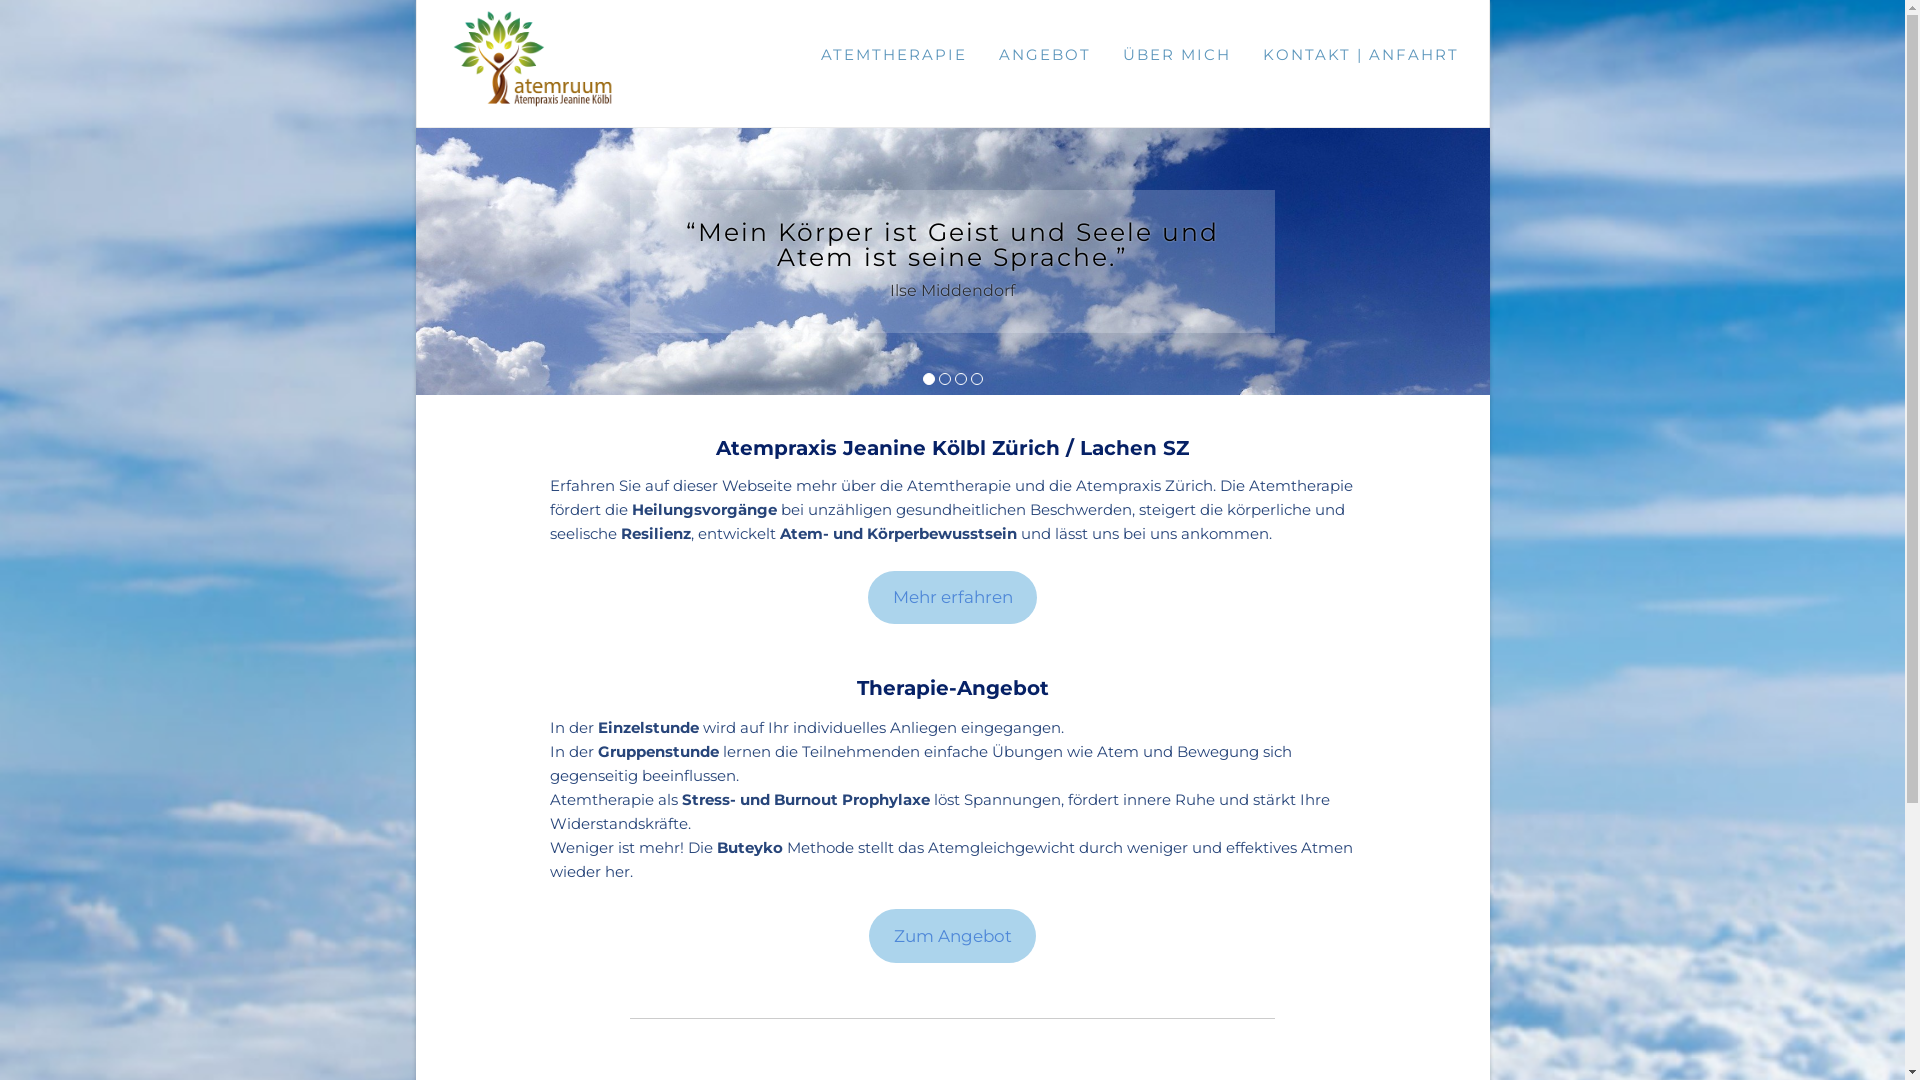  Describe the element at coordinates (975, 380) in the screenshot. I see `'4'` at that location.